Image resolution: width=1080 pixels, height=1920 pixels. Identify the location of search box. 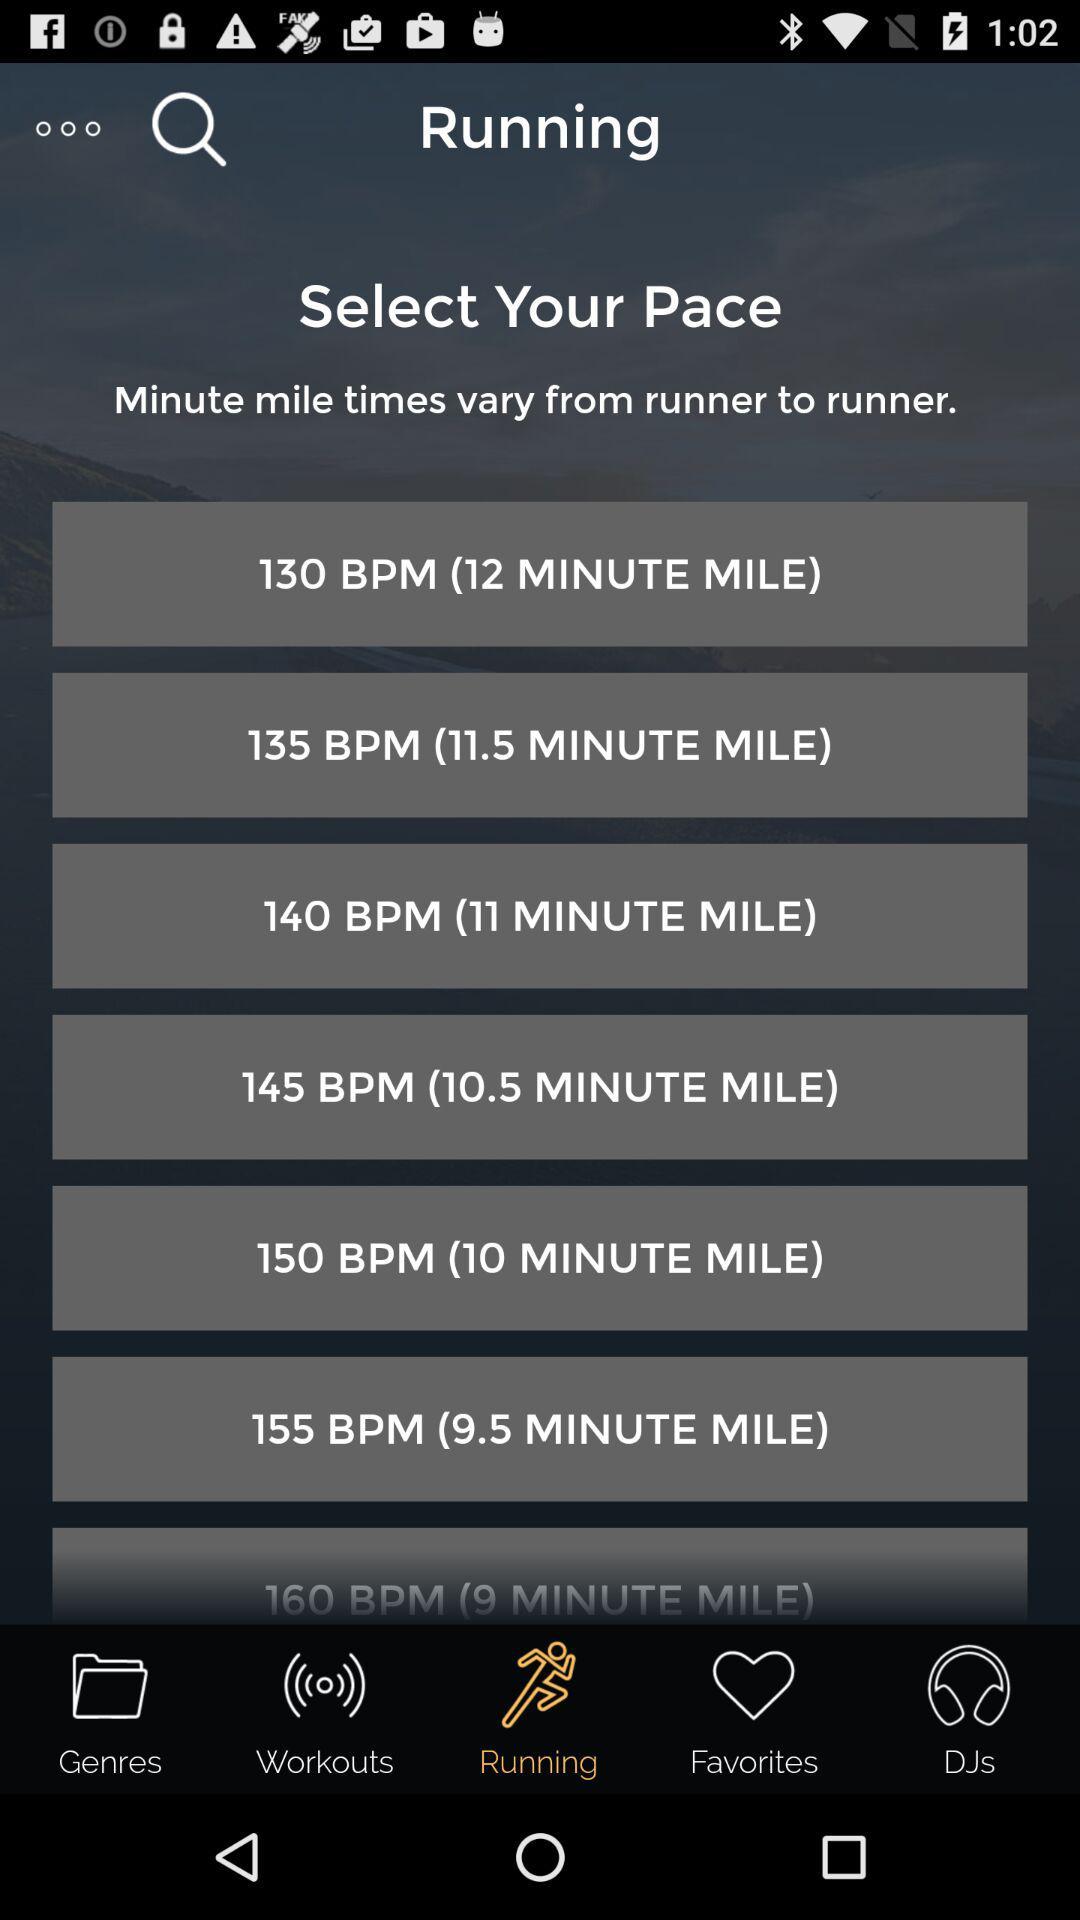
(188, 127).